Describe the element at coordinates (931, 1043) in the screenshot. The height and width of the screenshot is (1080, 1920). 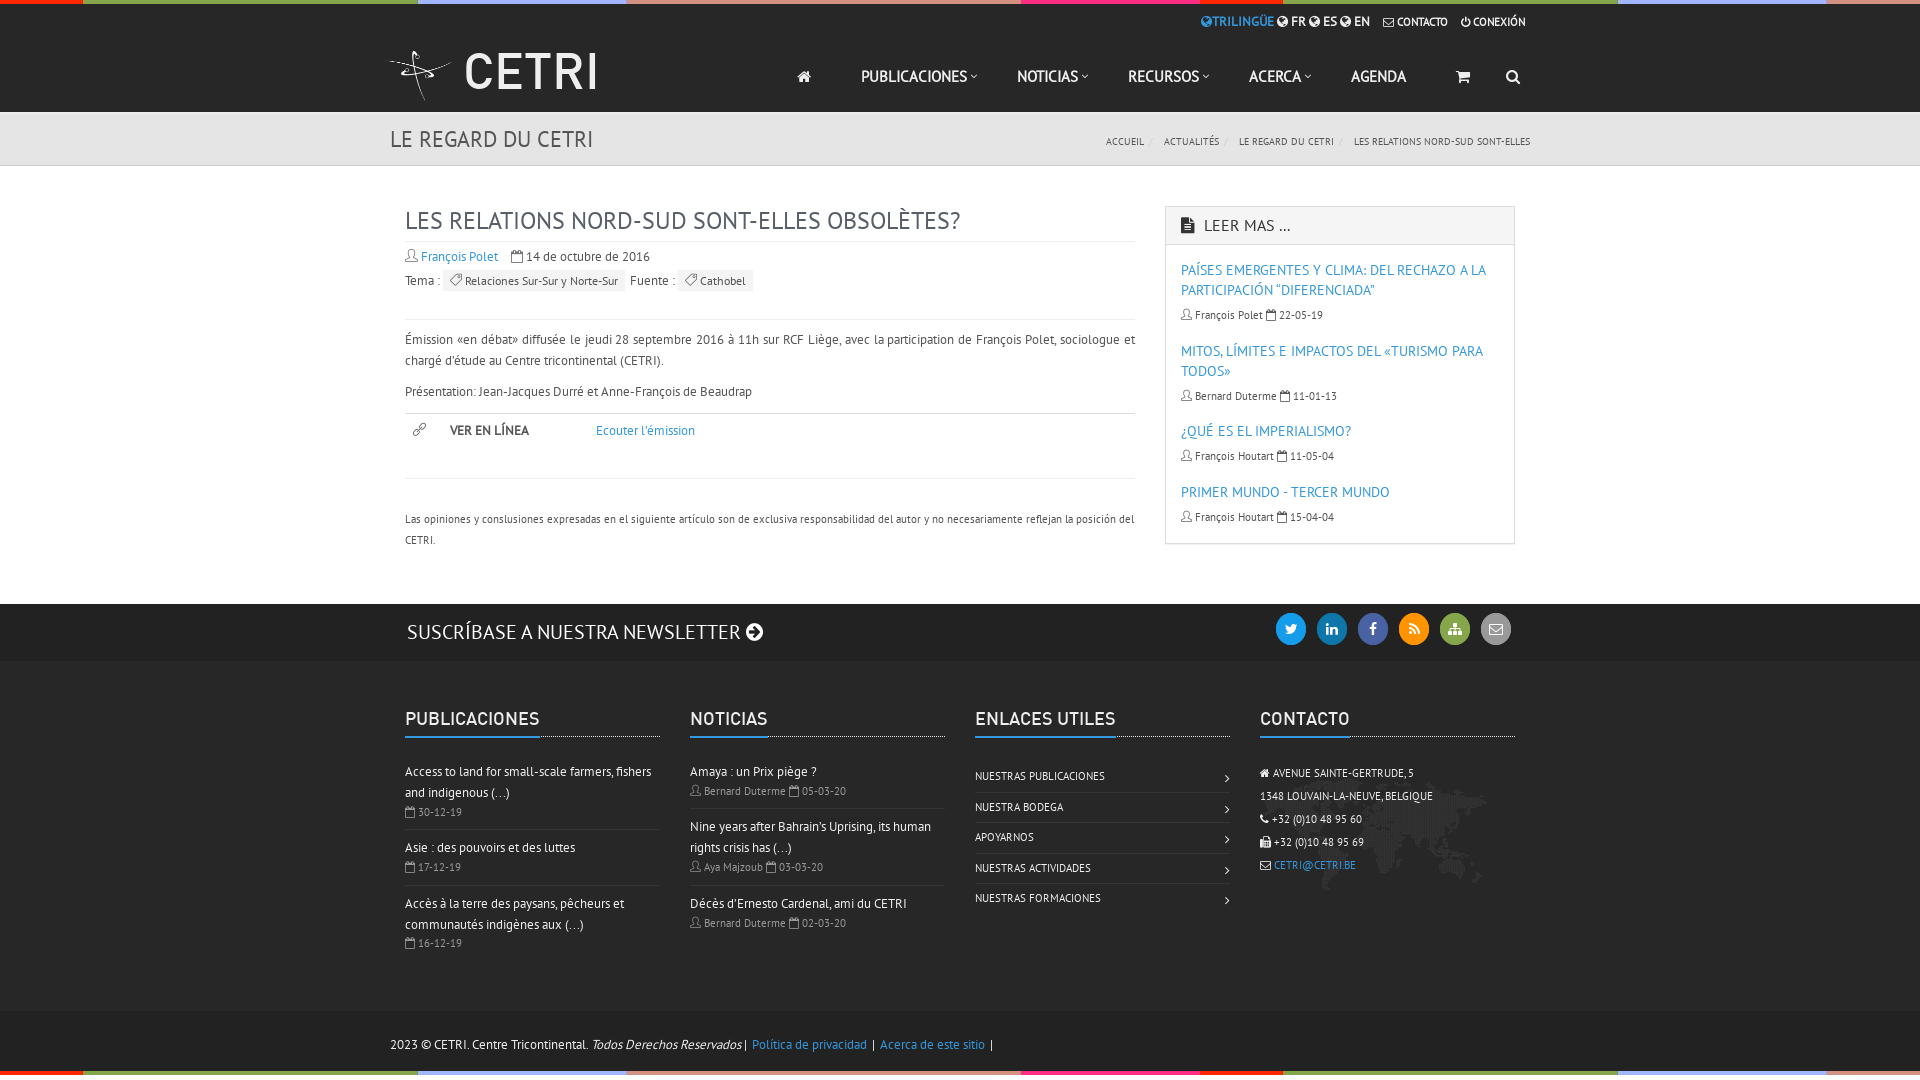
I see `'Acerca de este sitio'` at that location.